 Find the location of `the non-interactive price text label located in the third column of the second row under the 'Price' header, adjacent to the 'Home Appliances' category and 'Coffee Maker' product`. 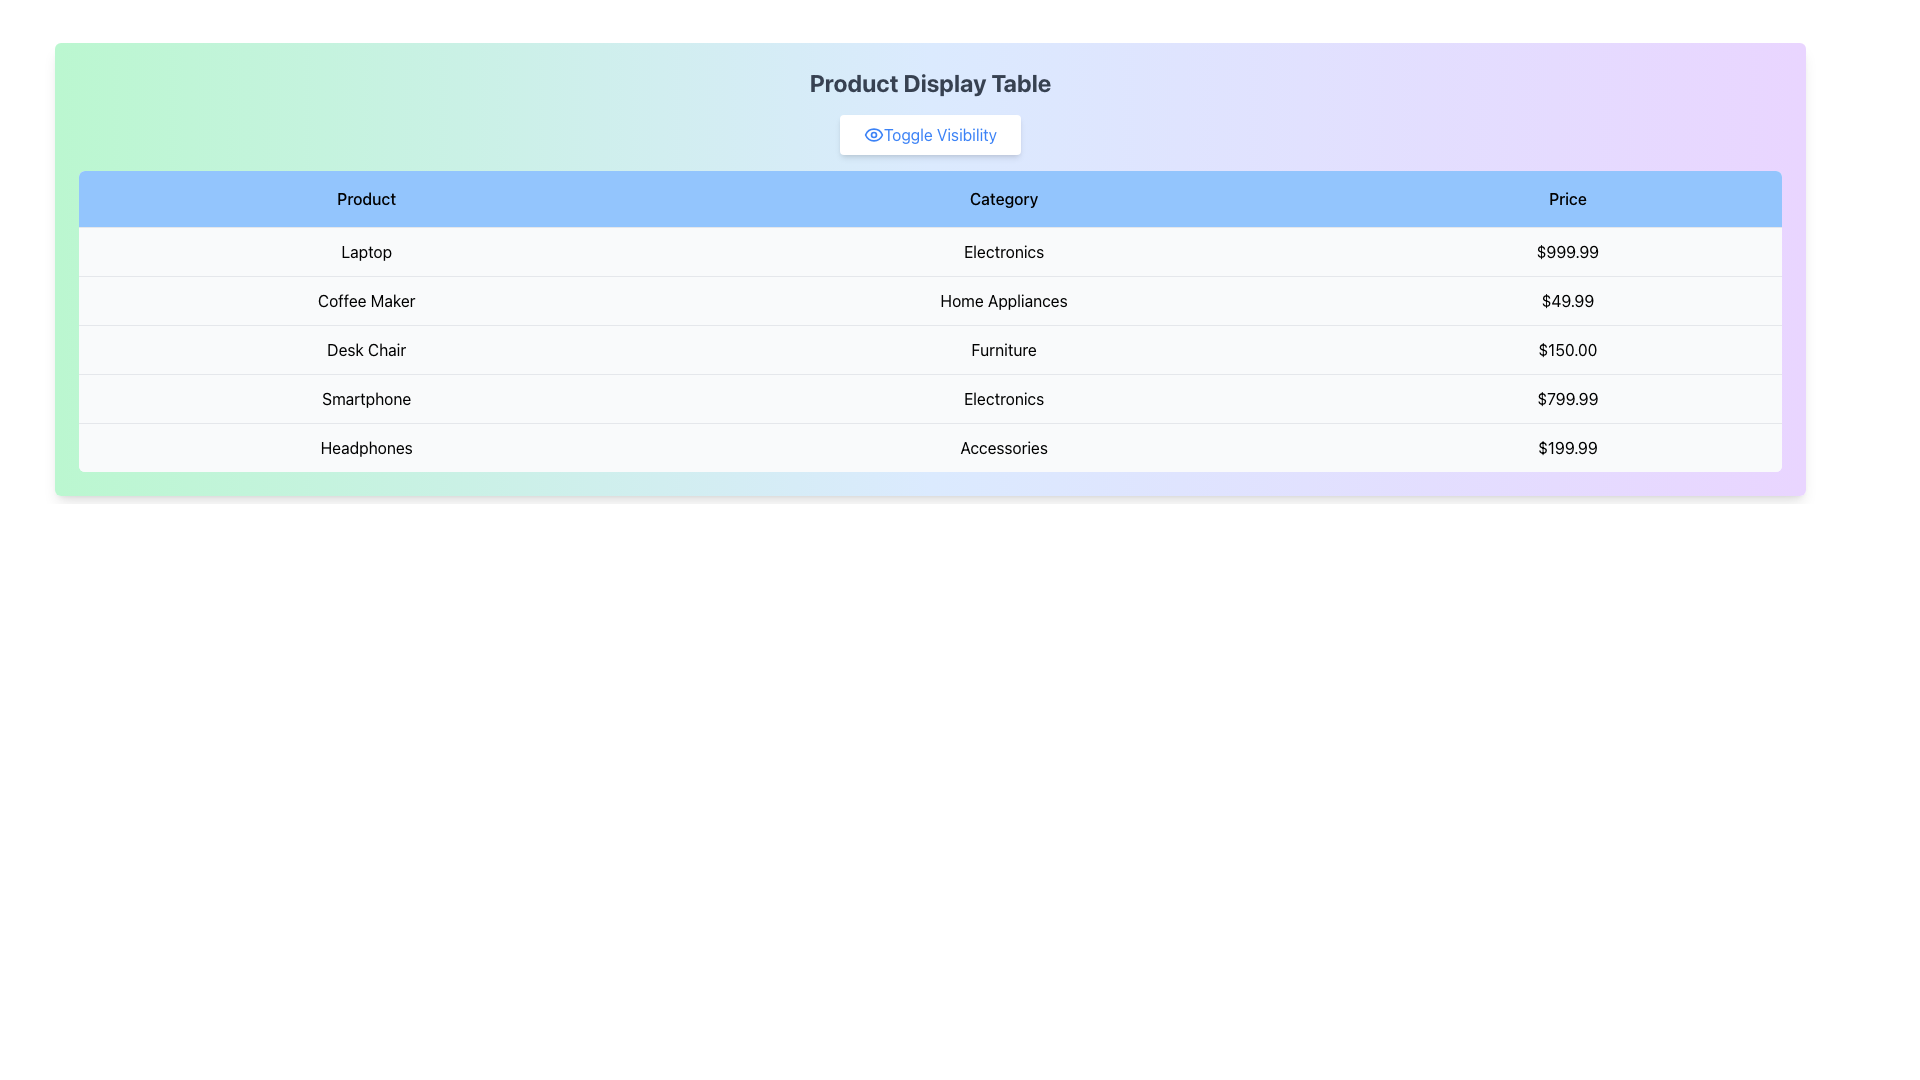

the non-interactive price text label located in the third column of the second row under the 'Price' header, adjacent to the 'Home Appliances' category and 'Coffee Maker' product is located at coordinates (1566, 300).